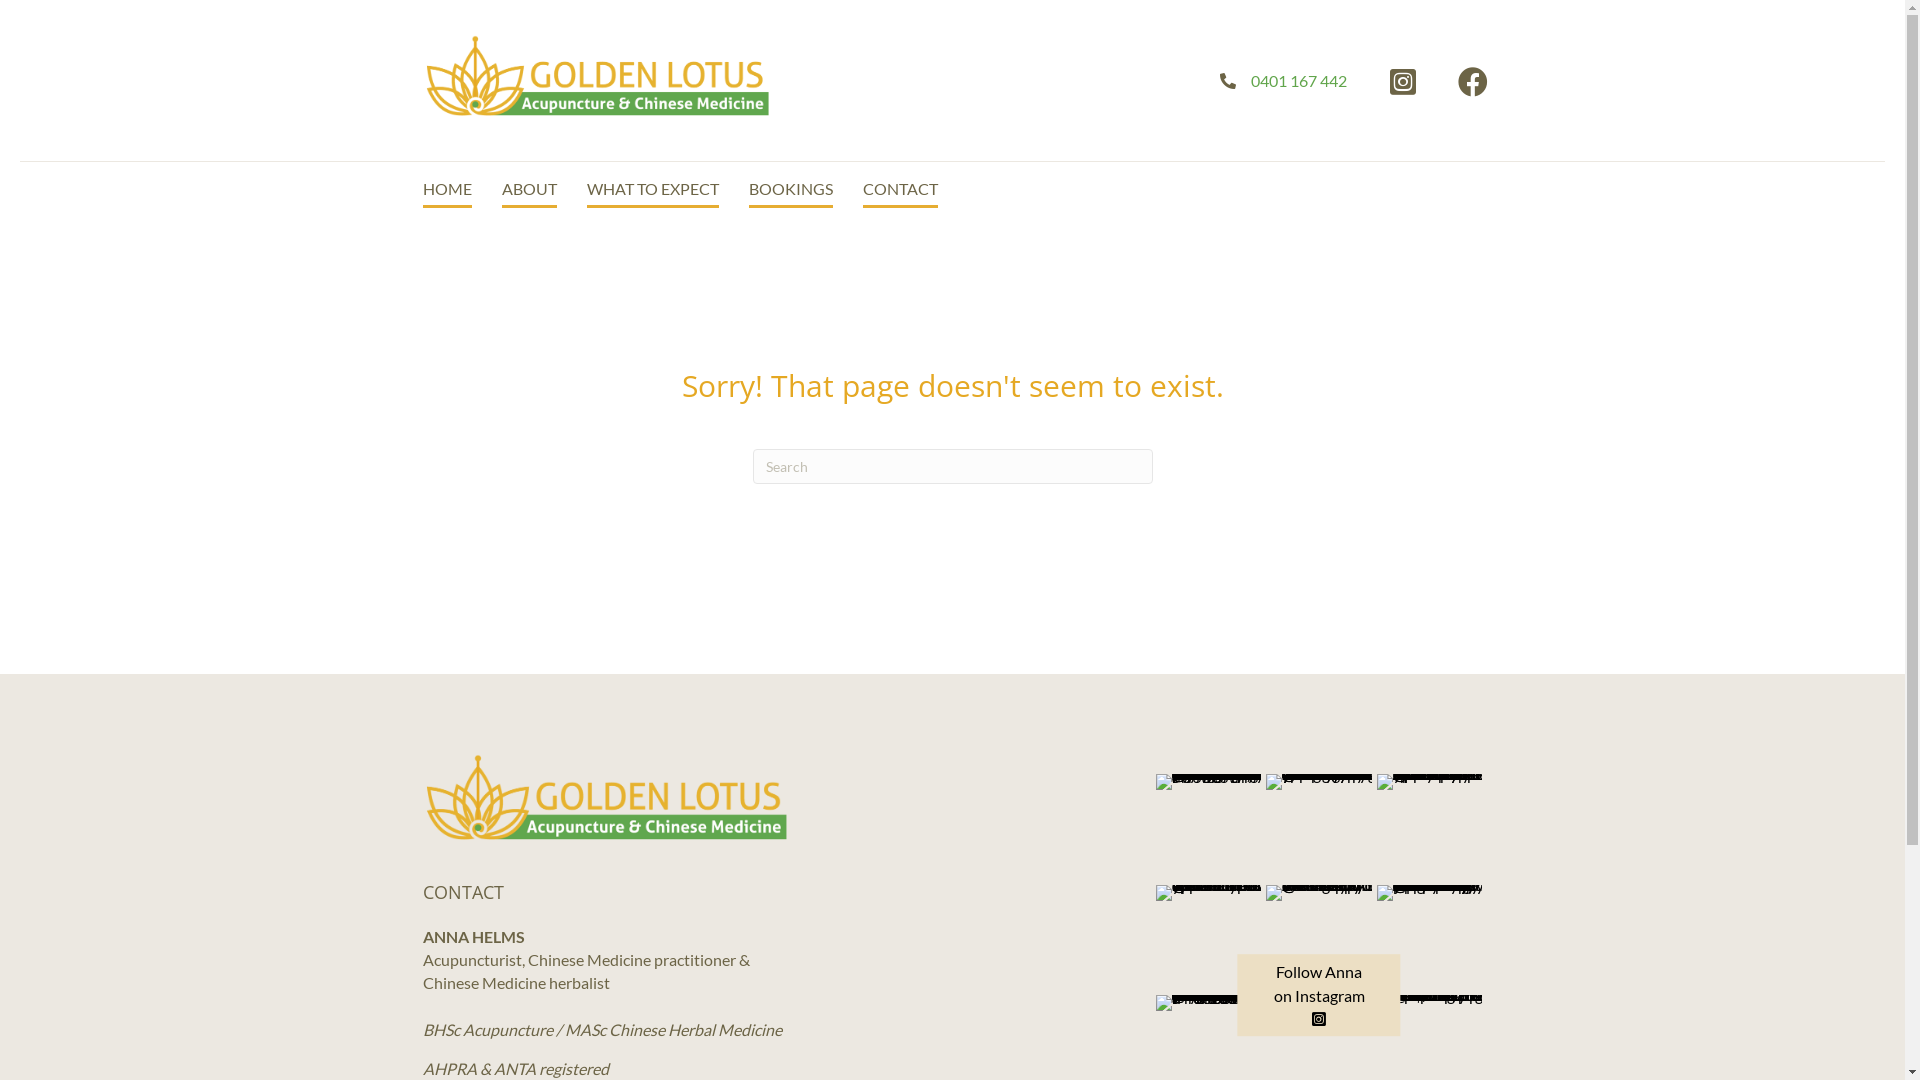 The image size is (1920, 1080). Describe the element at coordinates (595, 74) in the screenshot. I see `'GoldenLotus_Logo_2023'` at that location.